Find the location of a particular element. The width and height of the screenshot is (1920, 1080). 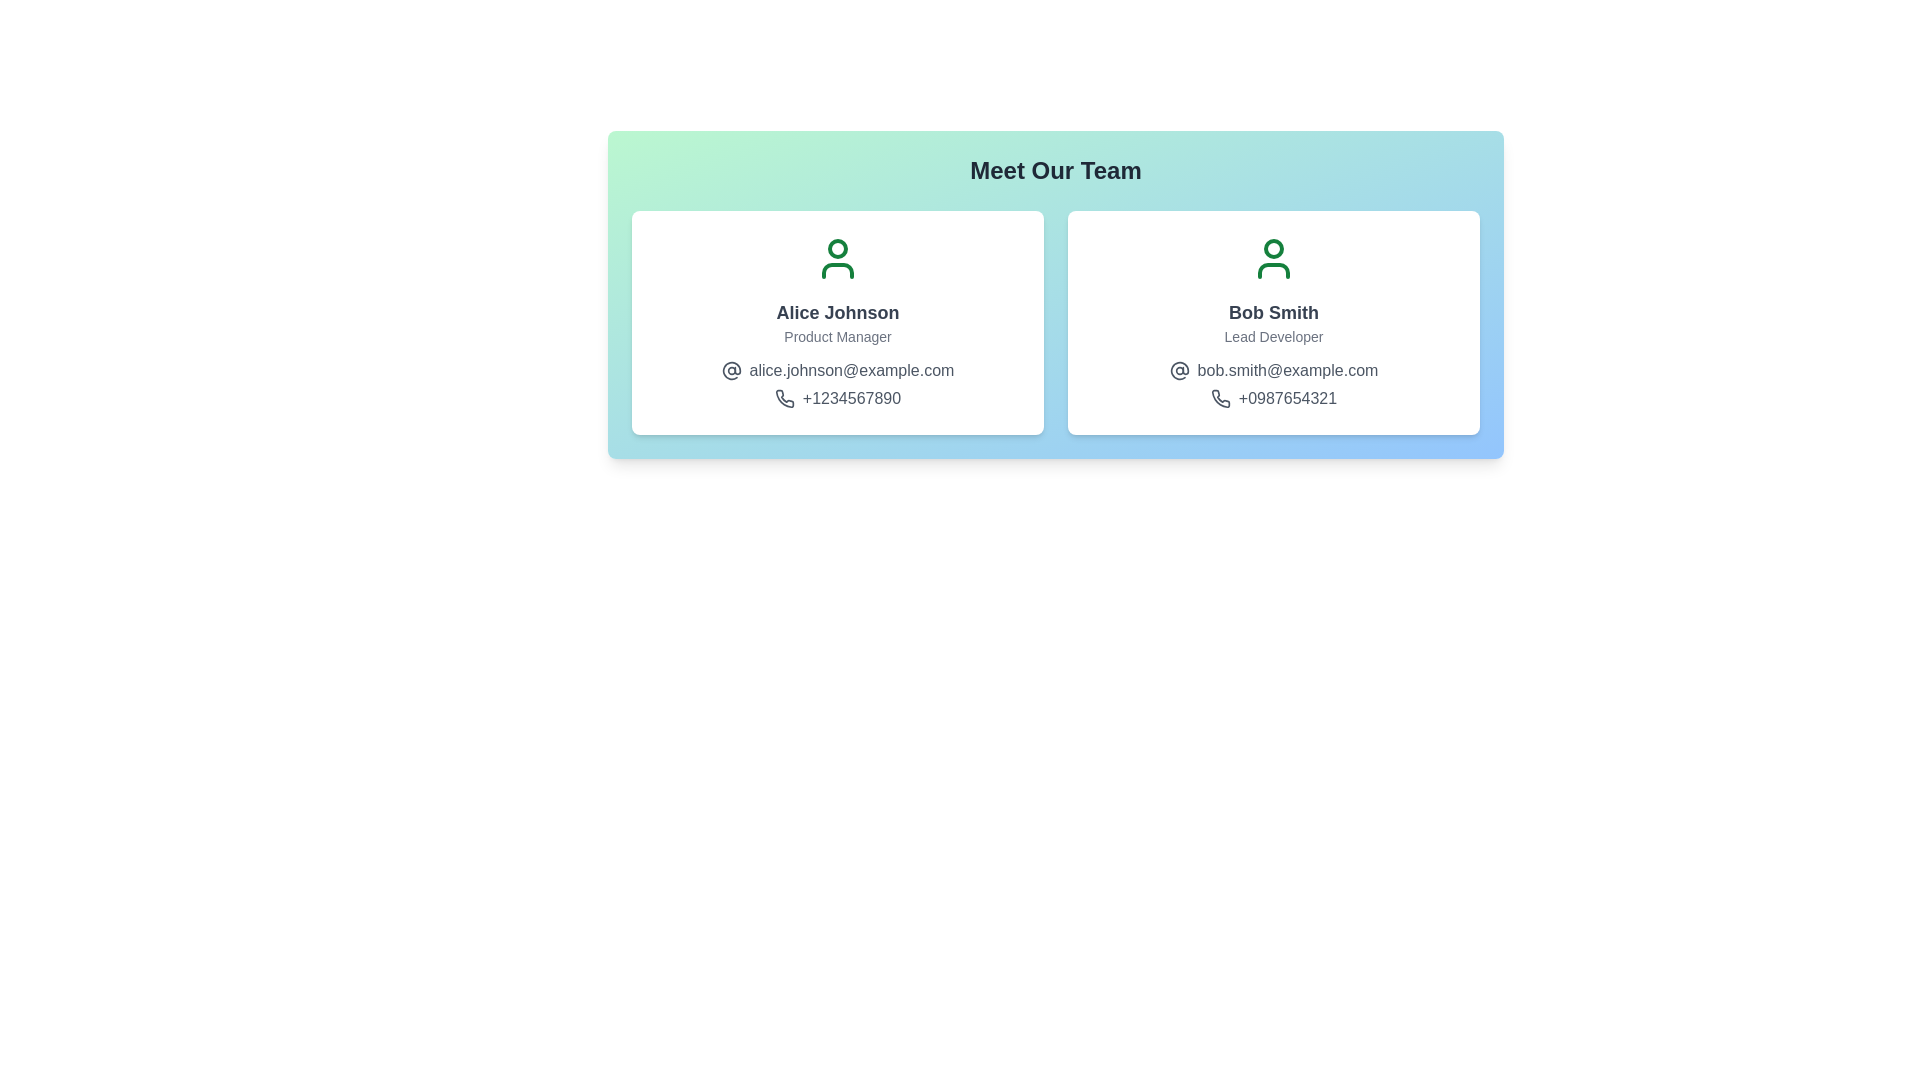

the '@' icon in the email display 'bob.smith@example.com' within the profile card for 'Bob Smith' is located at coordinates (1272, 370).